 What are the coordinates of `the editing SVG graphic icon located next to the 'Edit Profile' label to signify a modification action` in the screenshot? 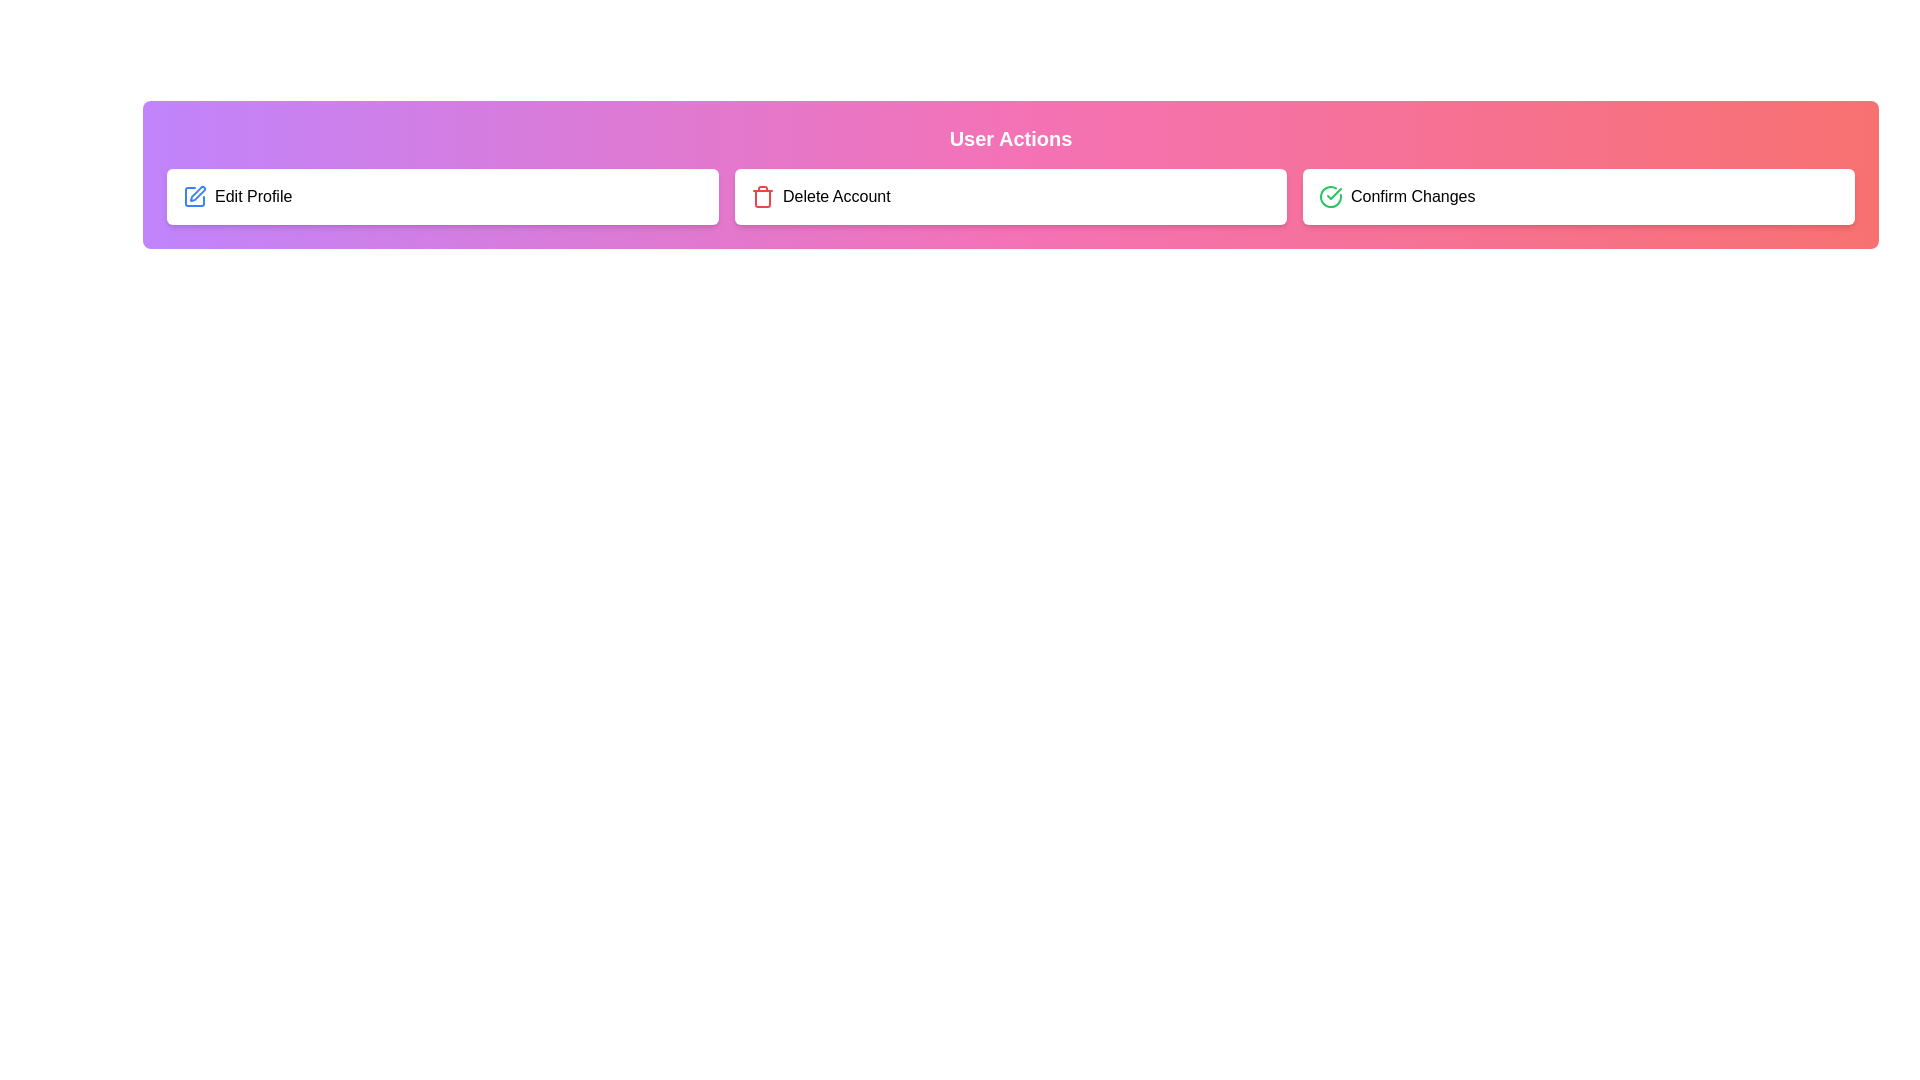 It's located at (197, 193).